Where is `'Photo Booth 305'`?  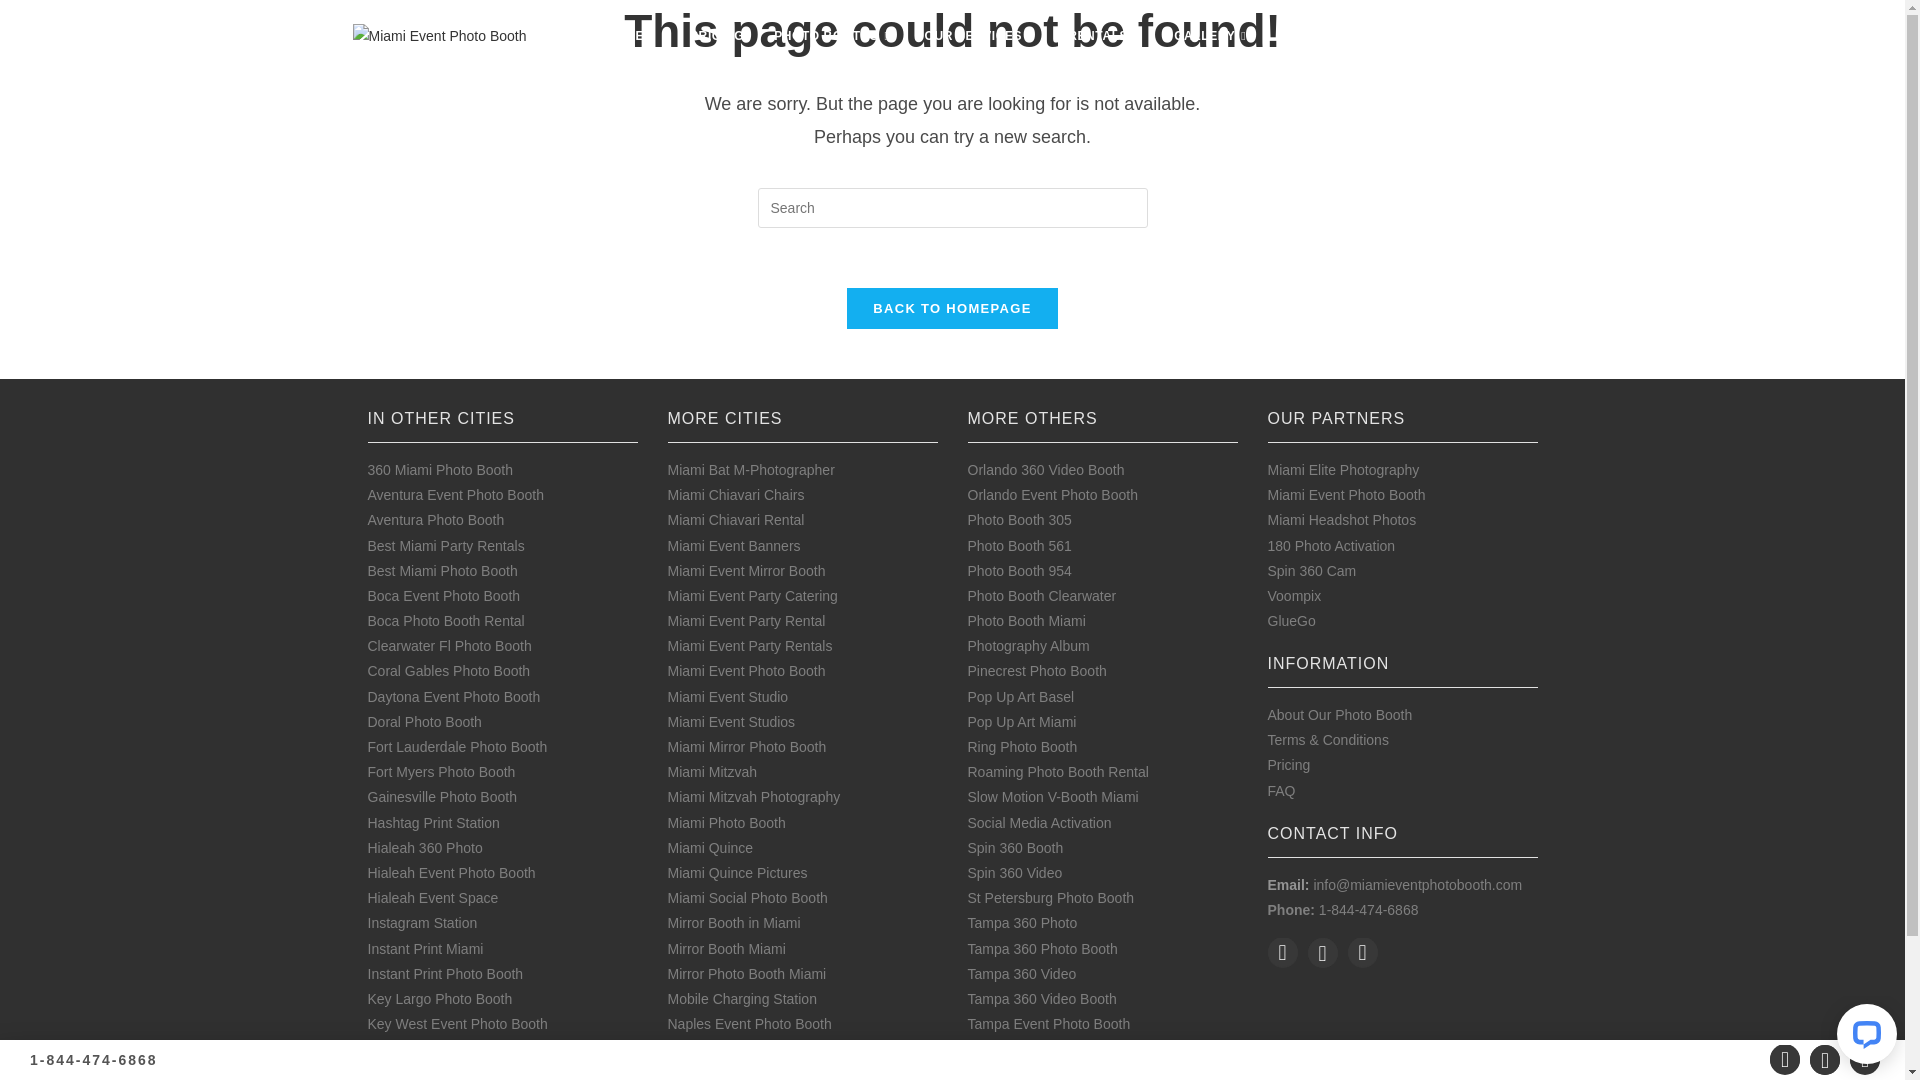
'Photo Booth 305' is located at coordinates (1019, 519).